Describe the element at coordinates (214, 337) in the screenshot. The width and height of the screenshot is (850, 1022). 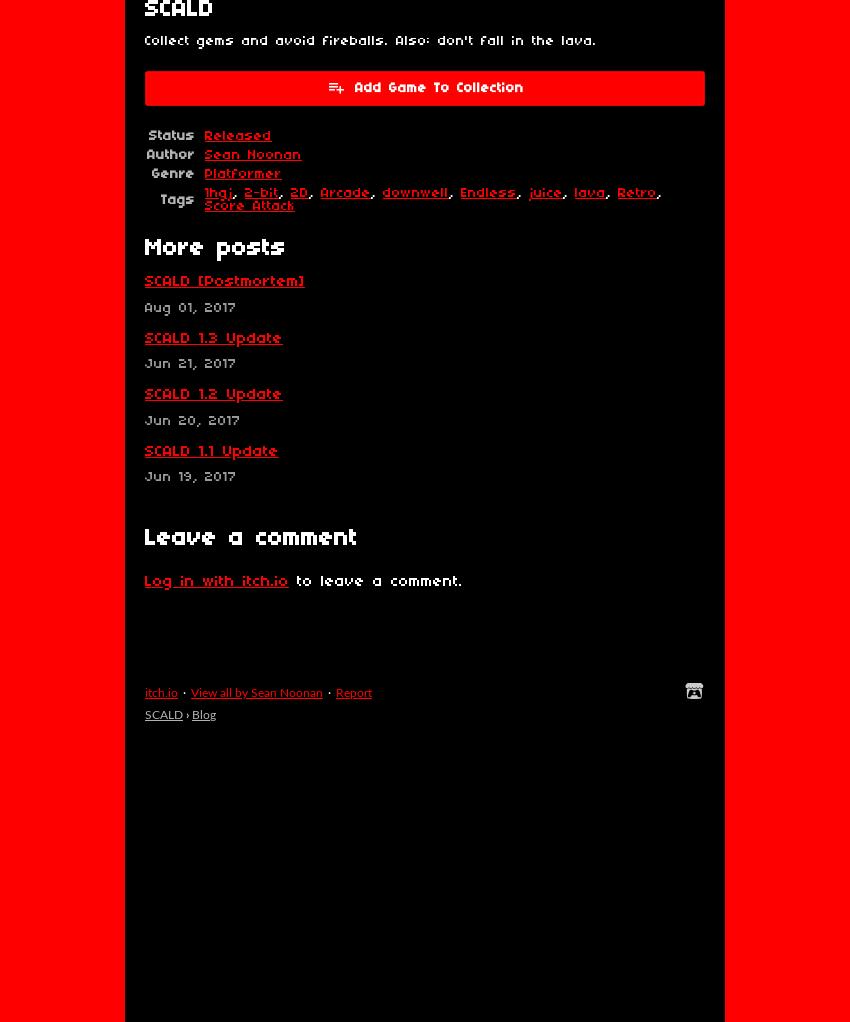
I see `'SCALD 1.3 Update'` at that location.